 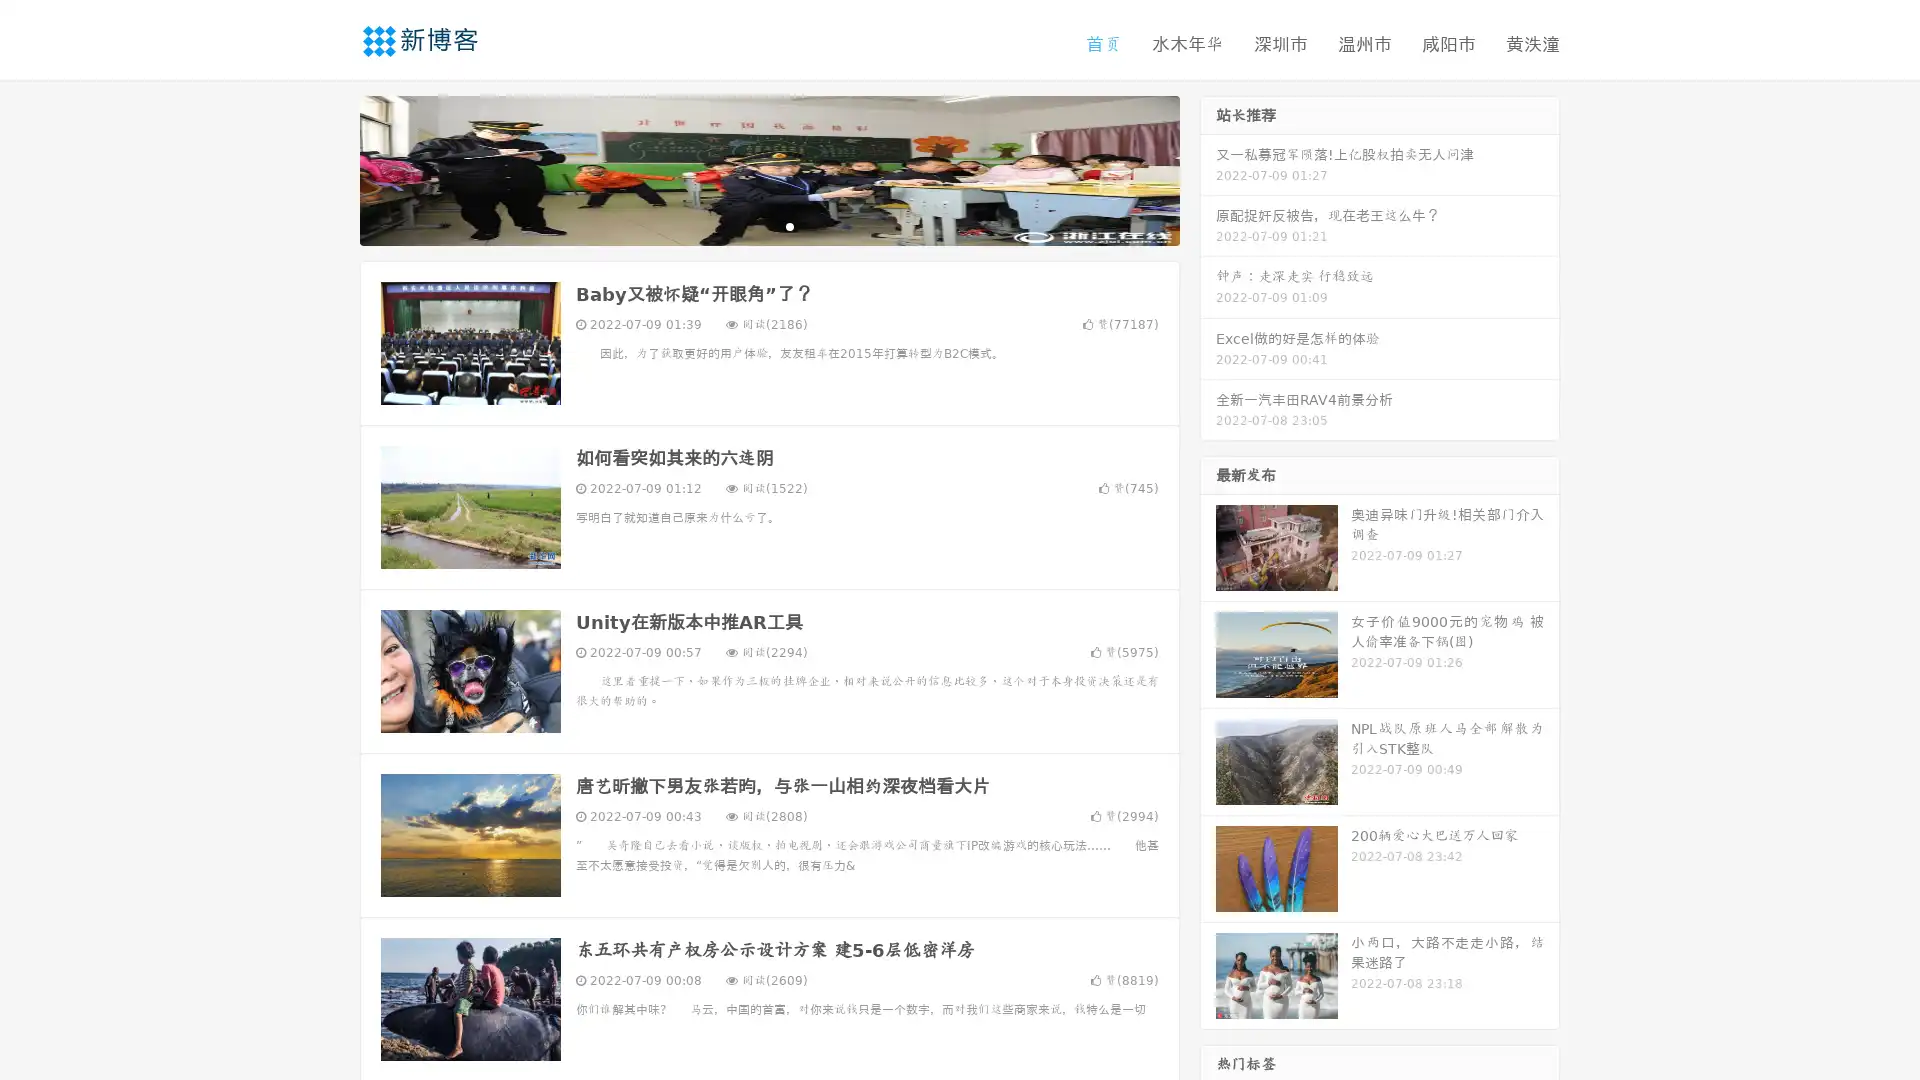 I want to click on Go to slide 3, so click(x=789, y=225).